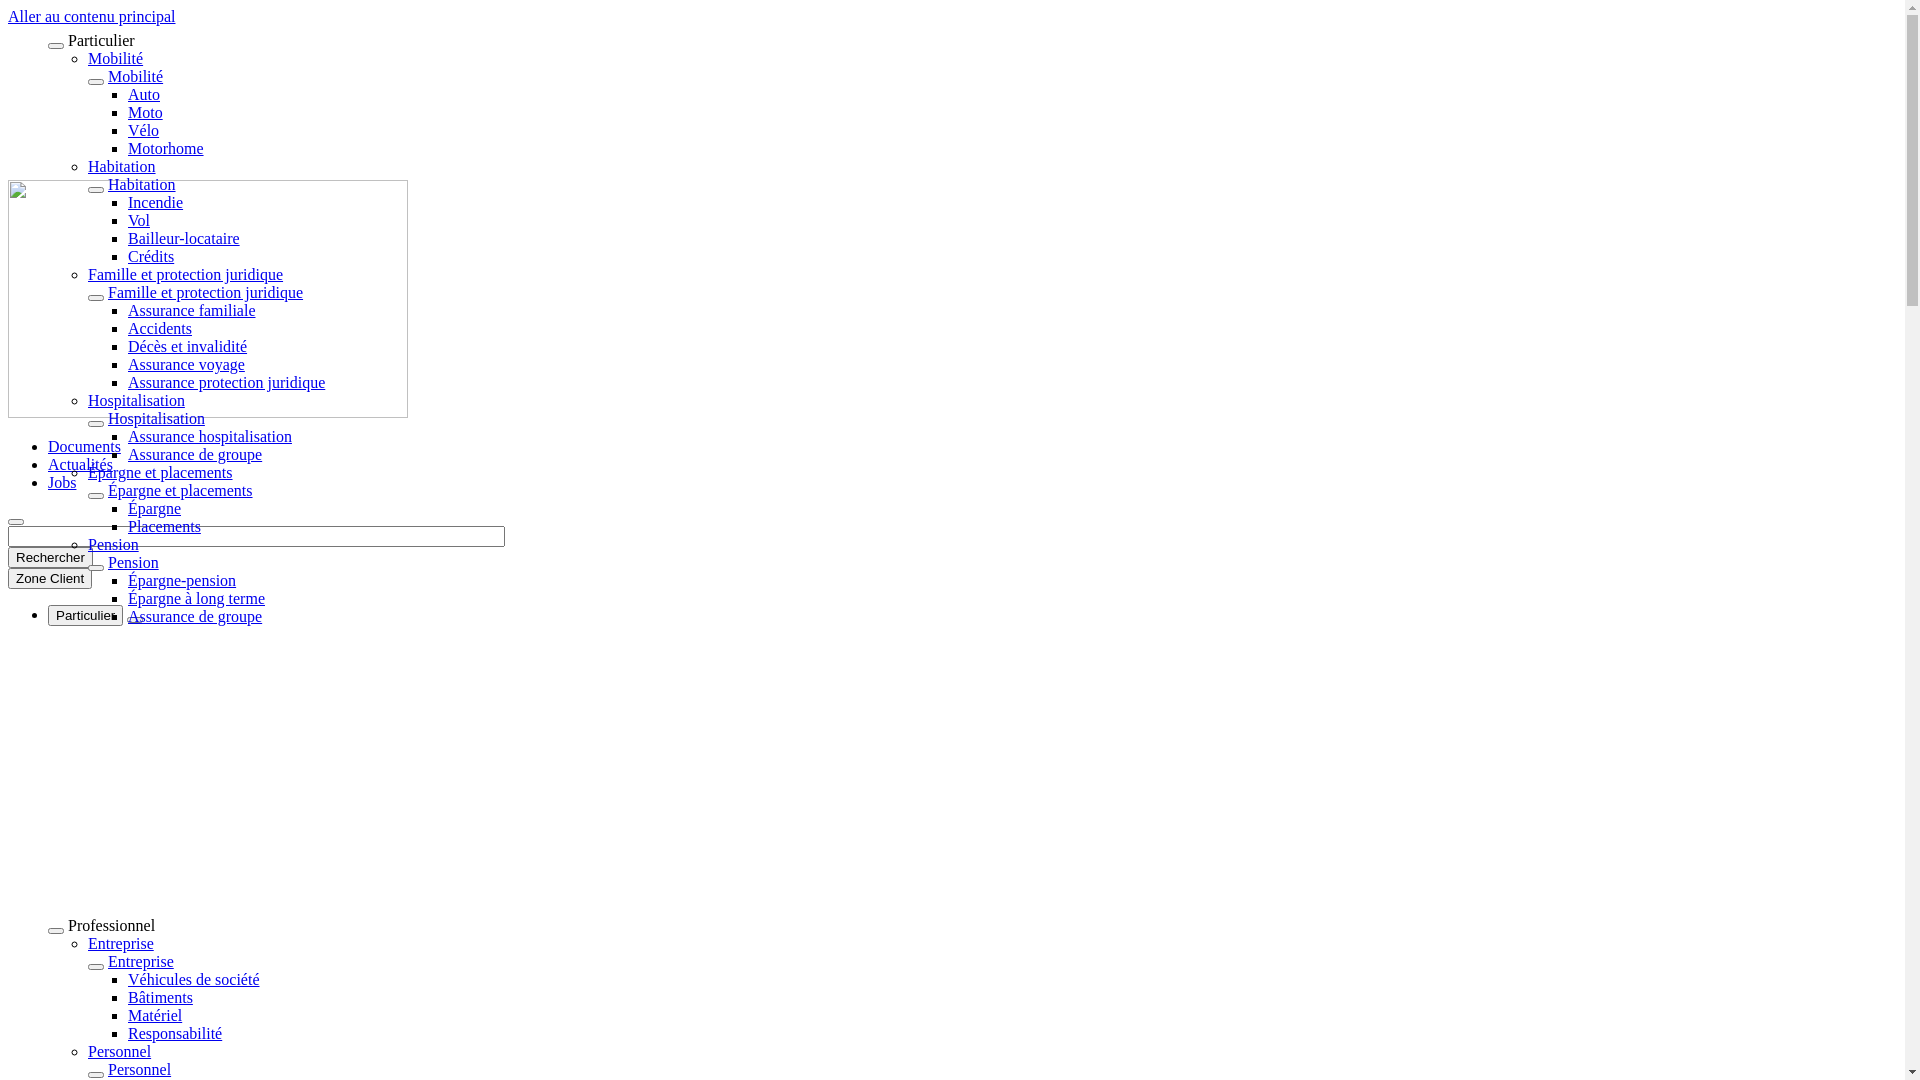  I want to click on 'Entreprise', so click(139, 960).